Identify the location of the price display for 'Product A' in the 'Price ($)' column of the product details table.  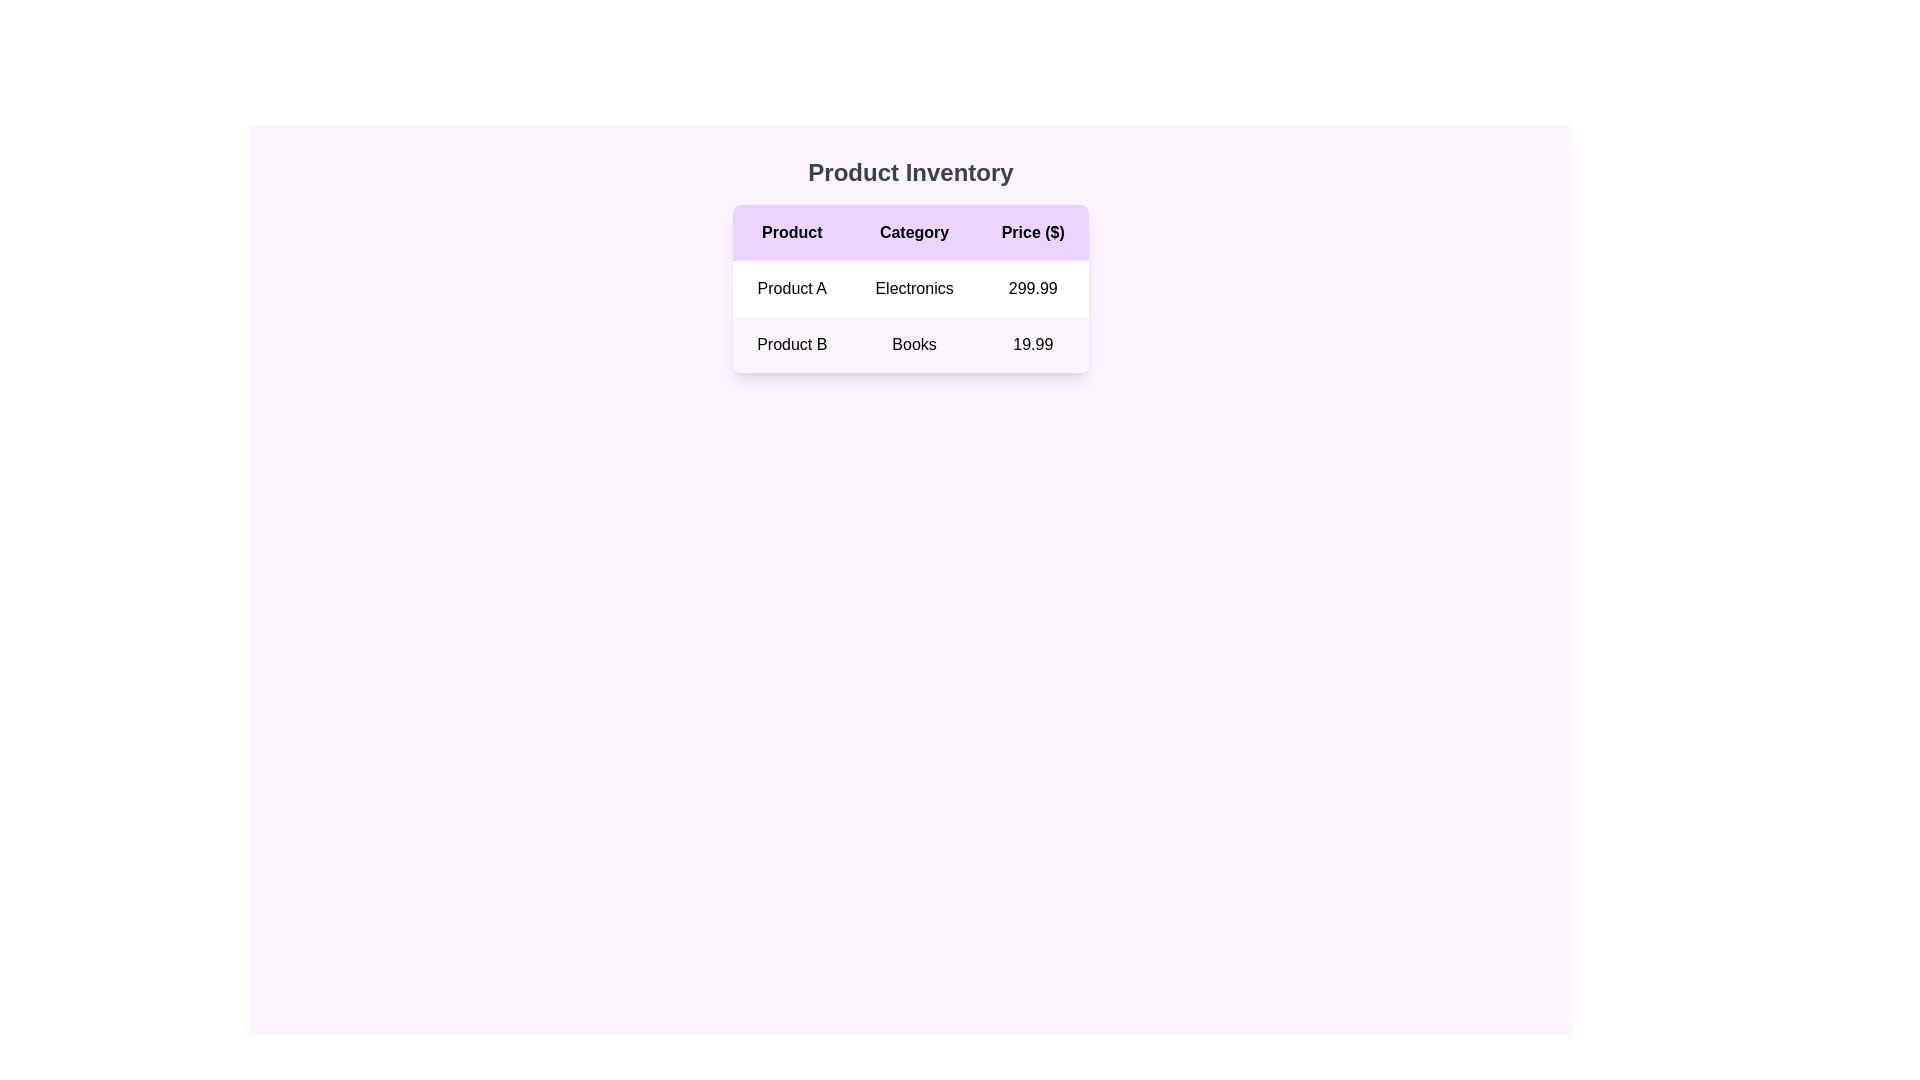
(1033, 289).